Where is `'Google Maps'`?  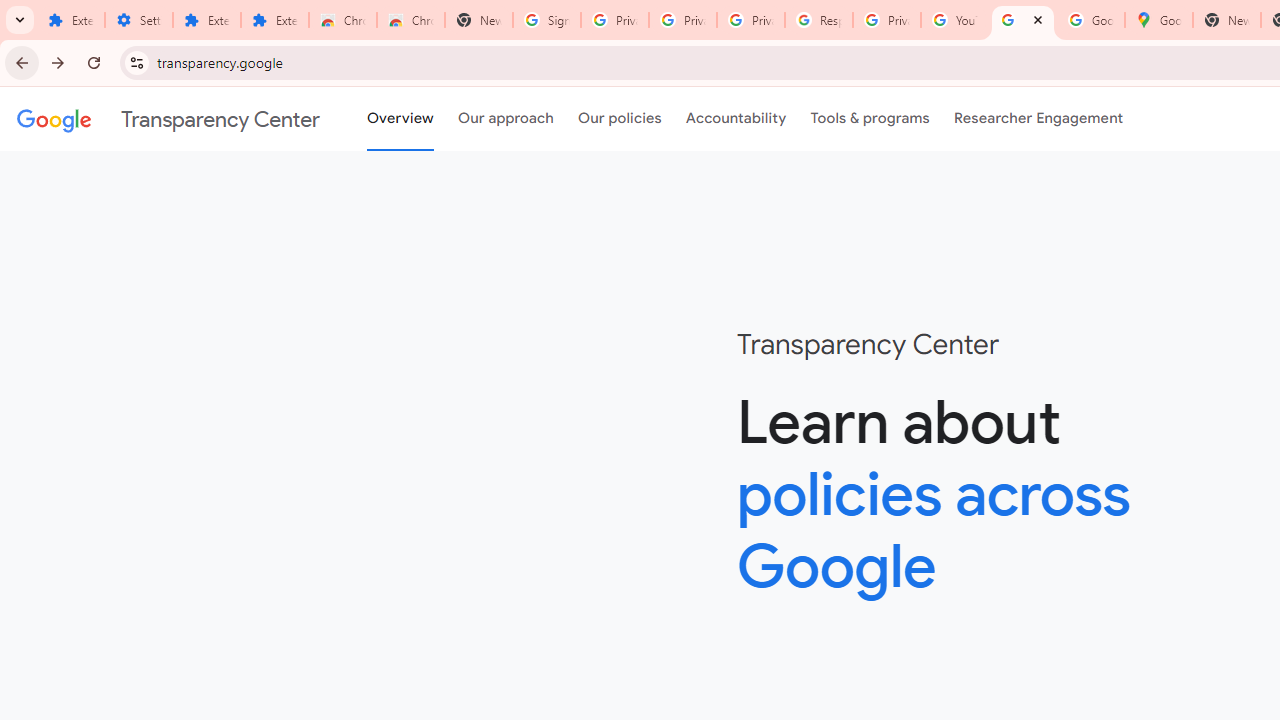
'Google Maps' is located at coordinates (1159, 20).